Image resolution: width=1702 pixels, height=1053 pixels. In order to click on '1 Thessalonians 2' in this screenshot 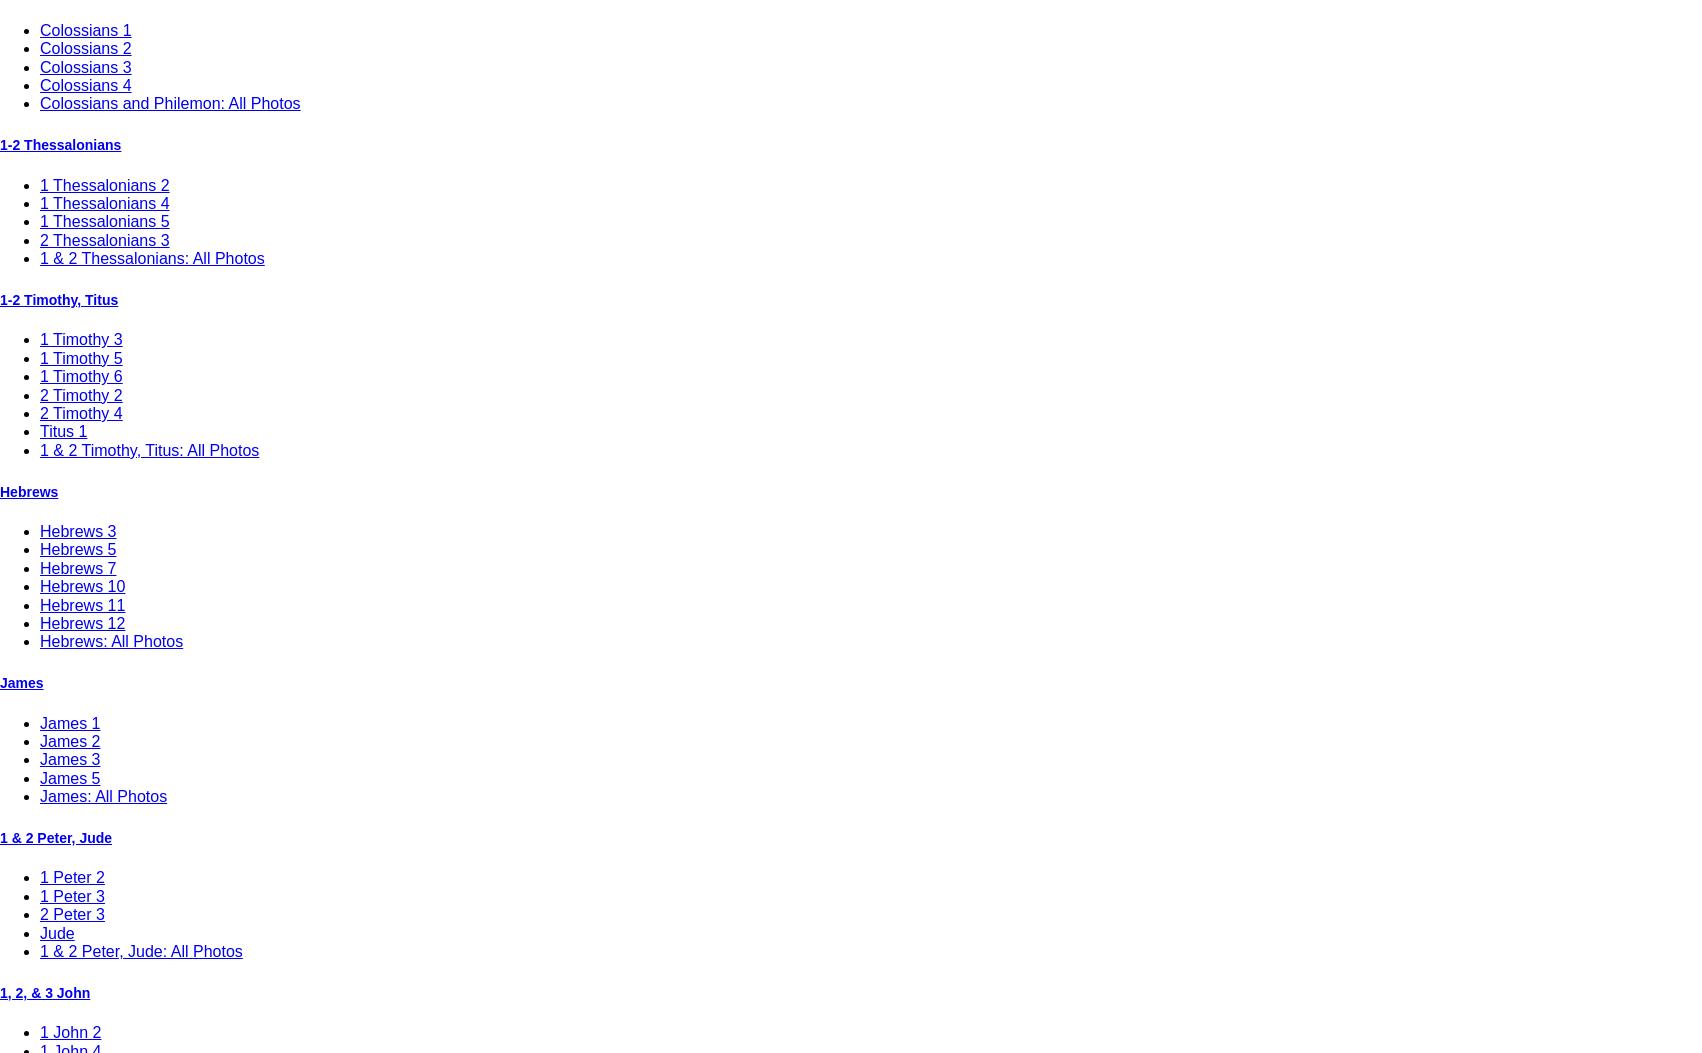, I will do `click(104, 183)`.